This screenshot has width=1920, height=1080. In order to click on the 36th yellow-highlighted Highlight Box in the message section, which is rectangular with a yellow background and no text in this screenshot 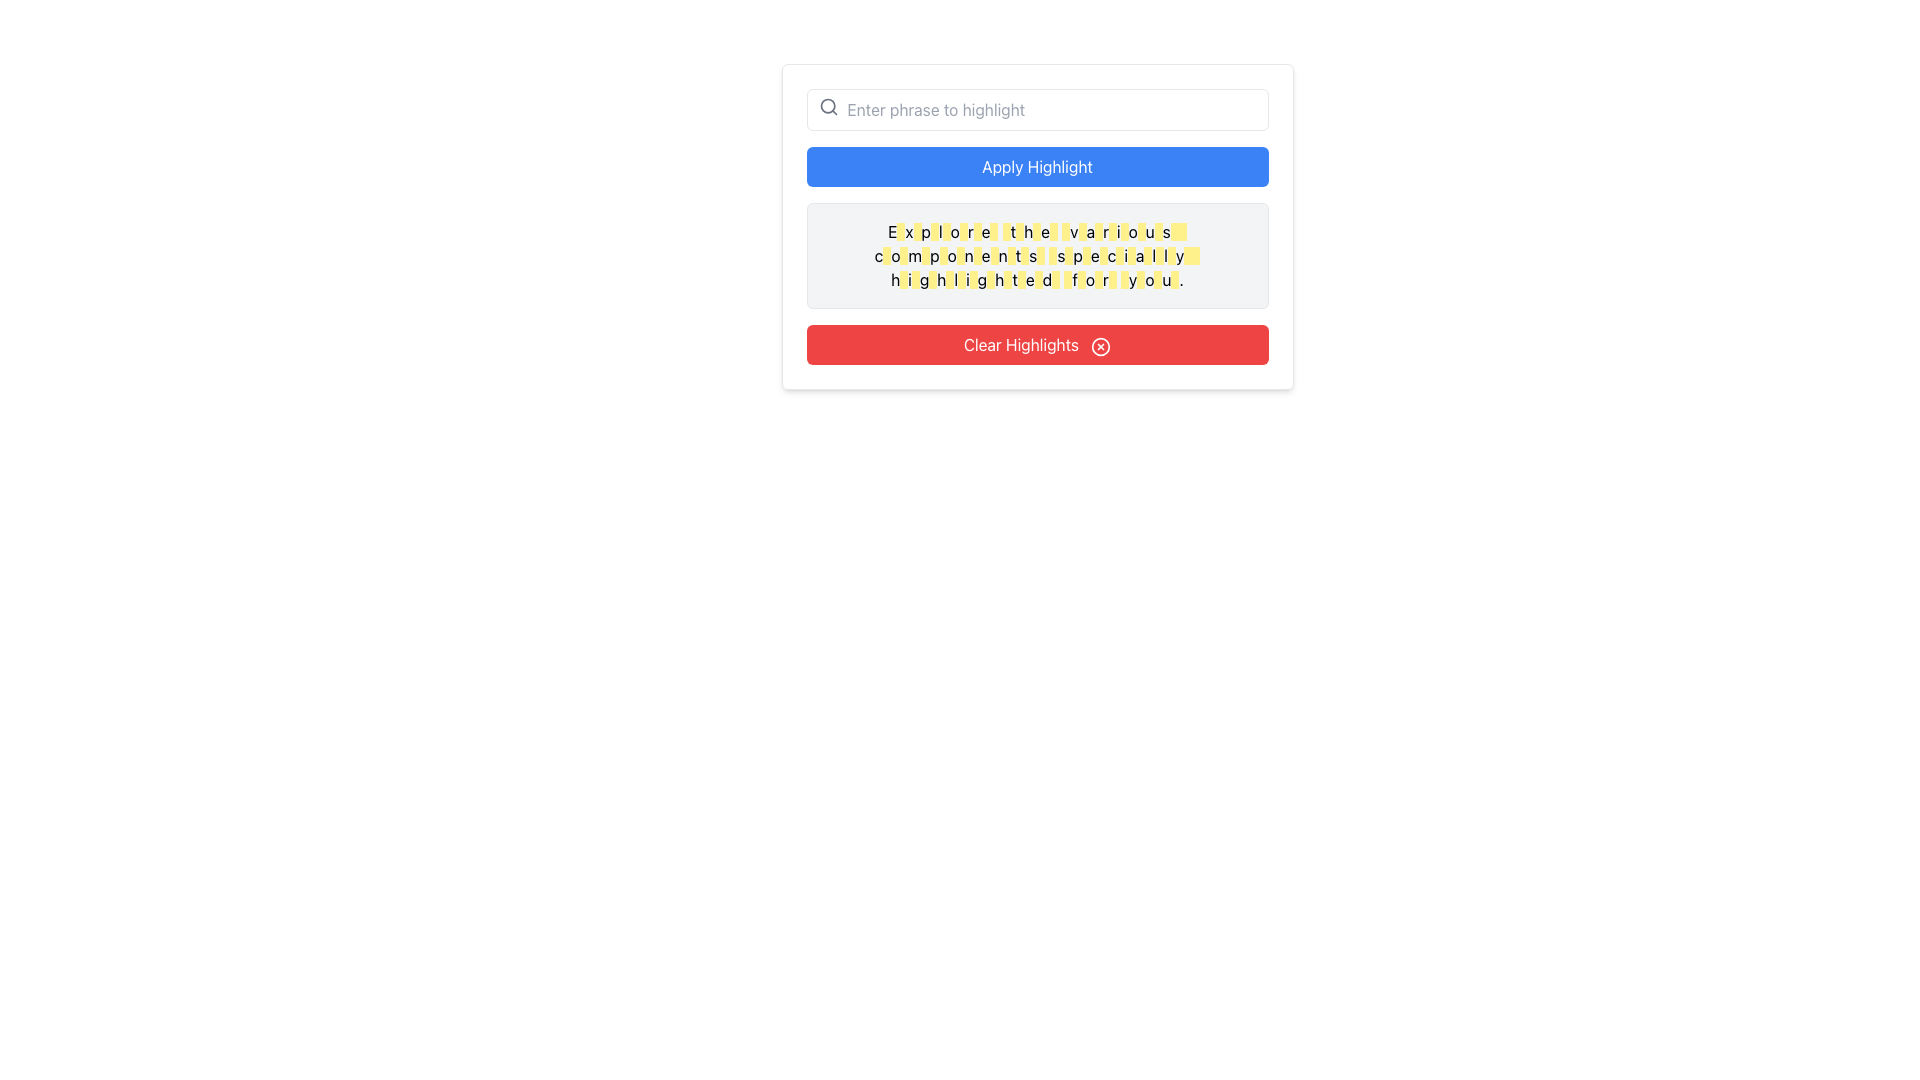, I will do `click(1160, 254)`.